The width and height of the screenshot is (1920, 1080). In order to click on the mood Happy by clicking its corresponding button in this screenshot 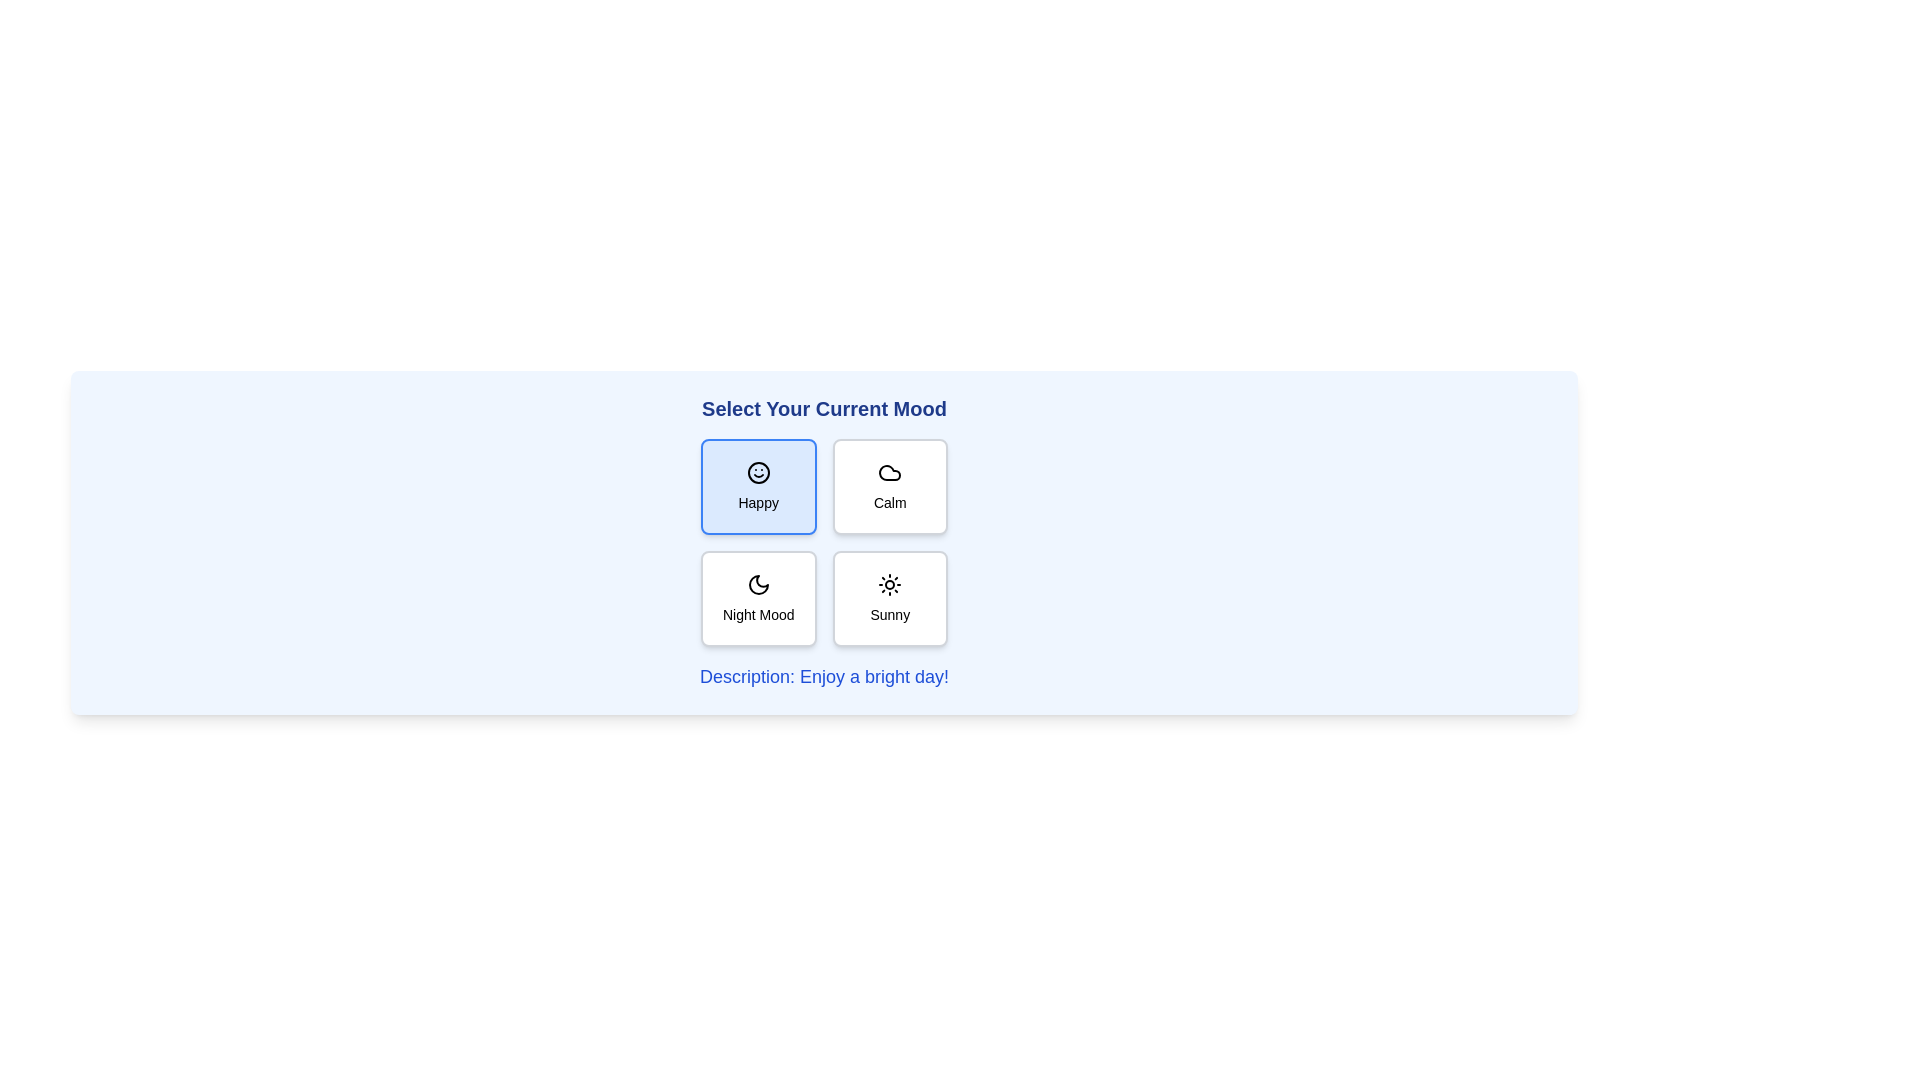, I will do `click(757, 486)`.